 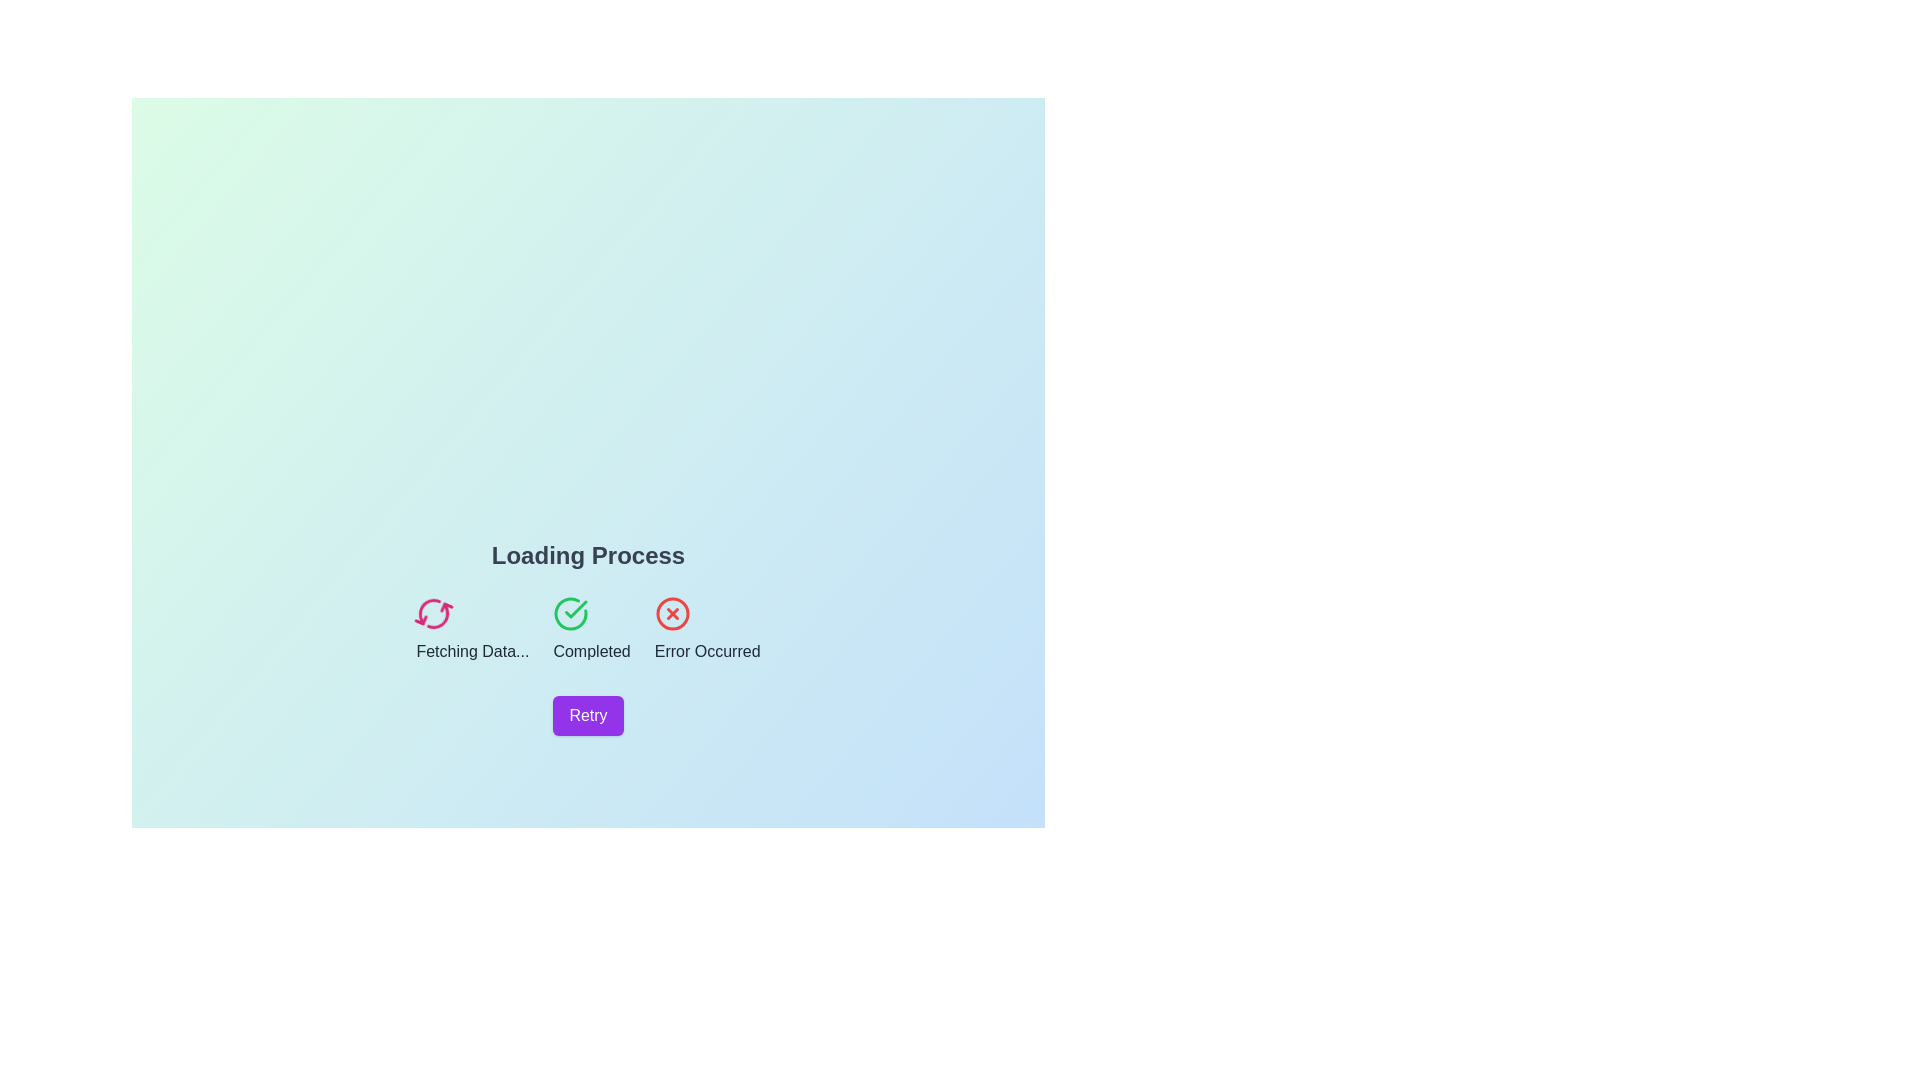 What do you see at coordinates (587, 555) in the screenshot?
I see `the Text label that serves as a title or header indicating the context or subject of the interface below it` at bounding box center [587, 555].